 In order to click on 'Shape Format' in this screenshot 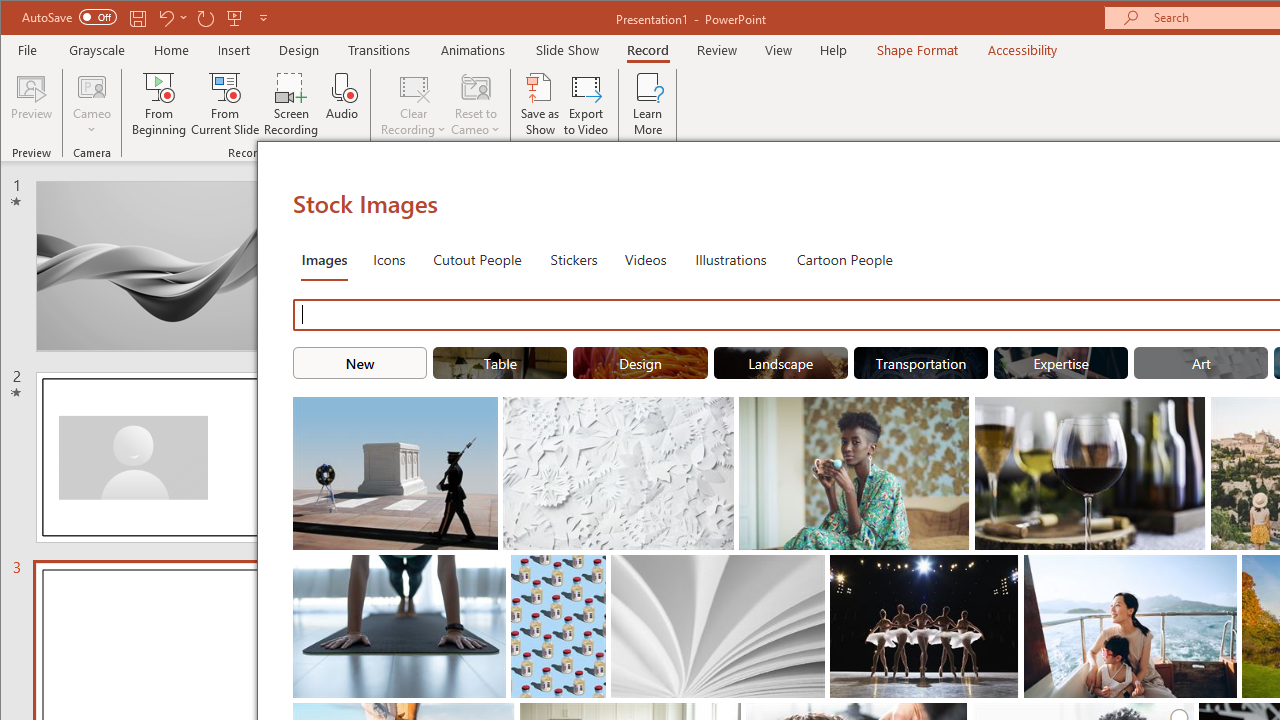, I will do `click(916, 49)`.